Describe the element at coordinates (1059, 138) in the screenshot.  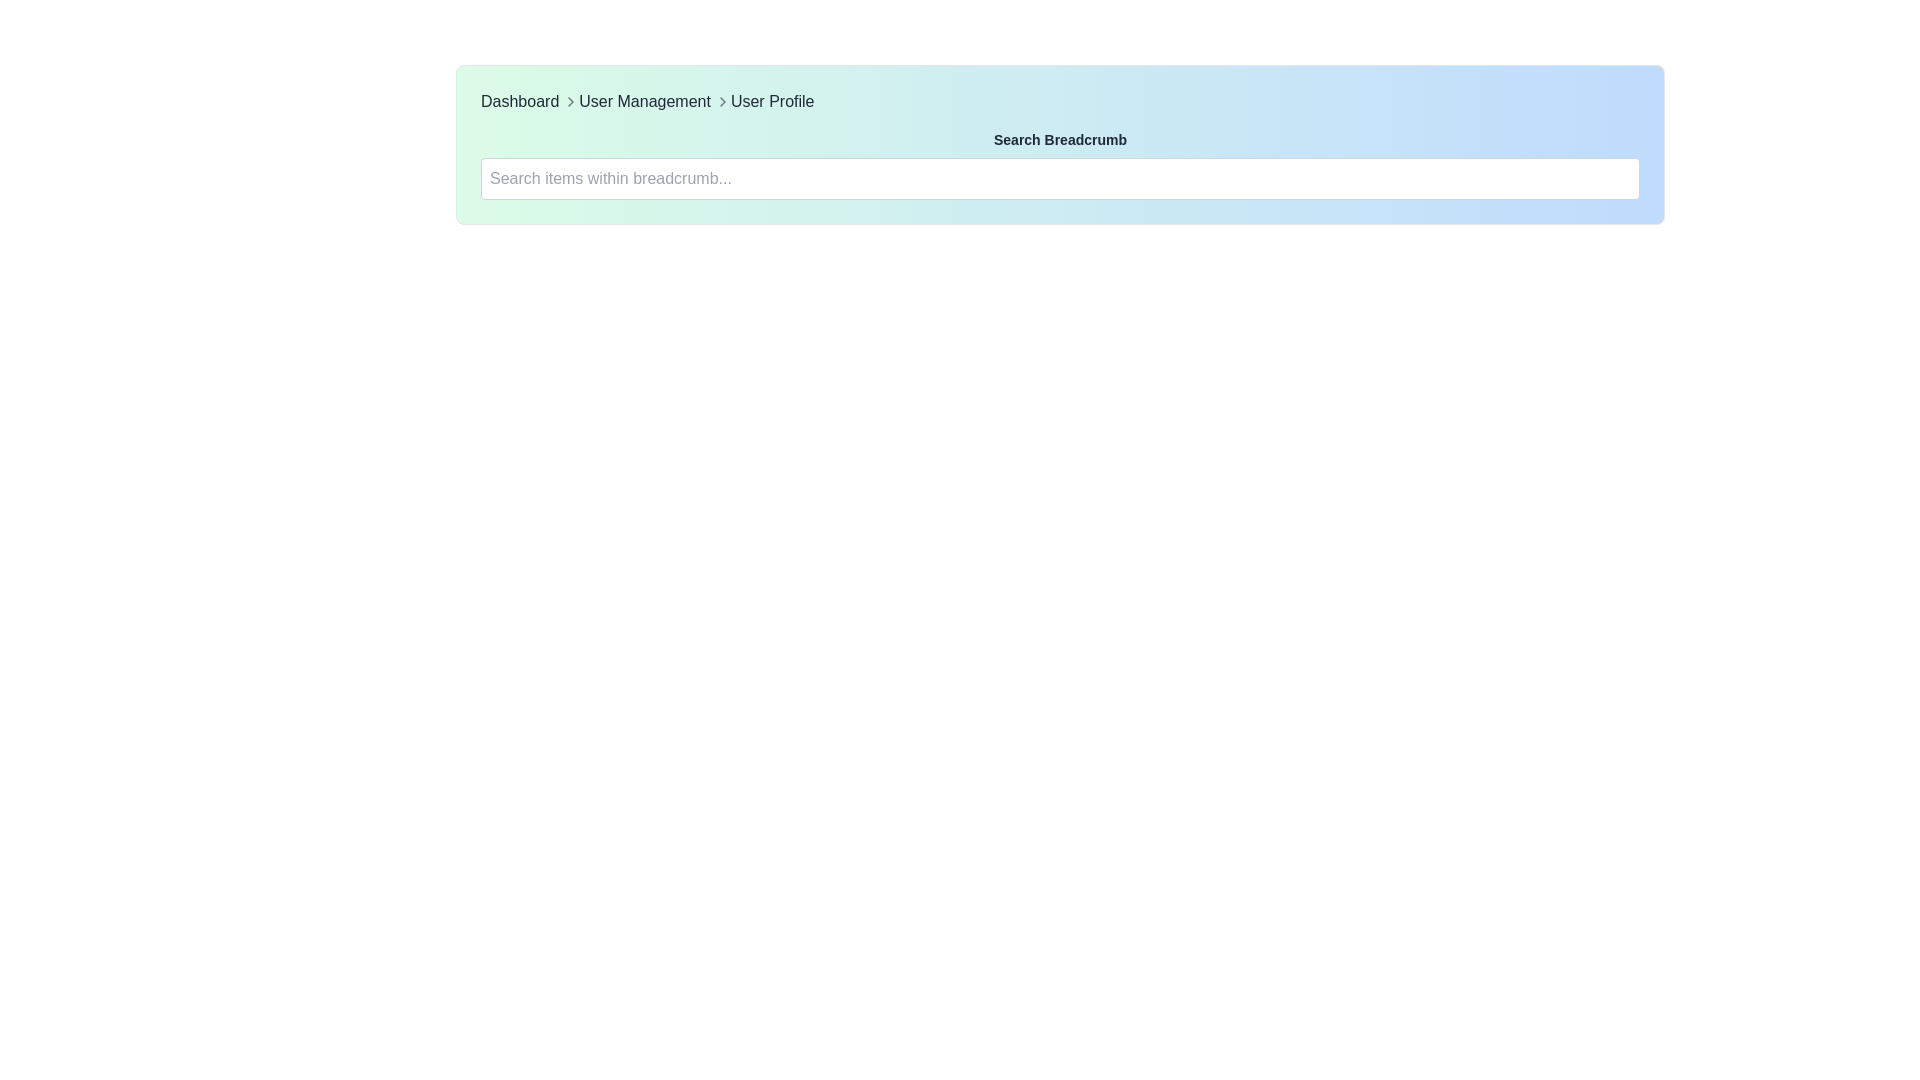
I see `the descriptive Text label located above the search input field labeled 'Search items within breadcrumb...'` at that location.